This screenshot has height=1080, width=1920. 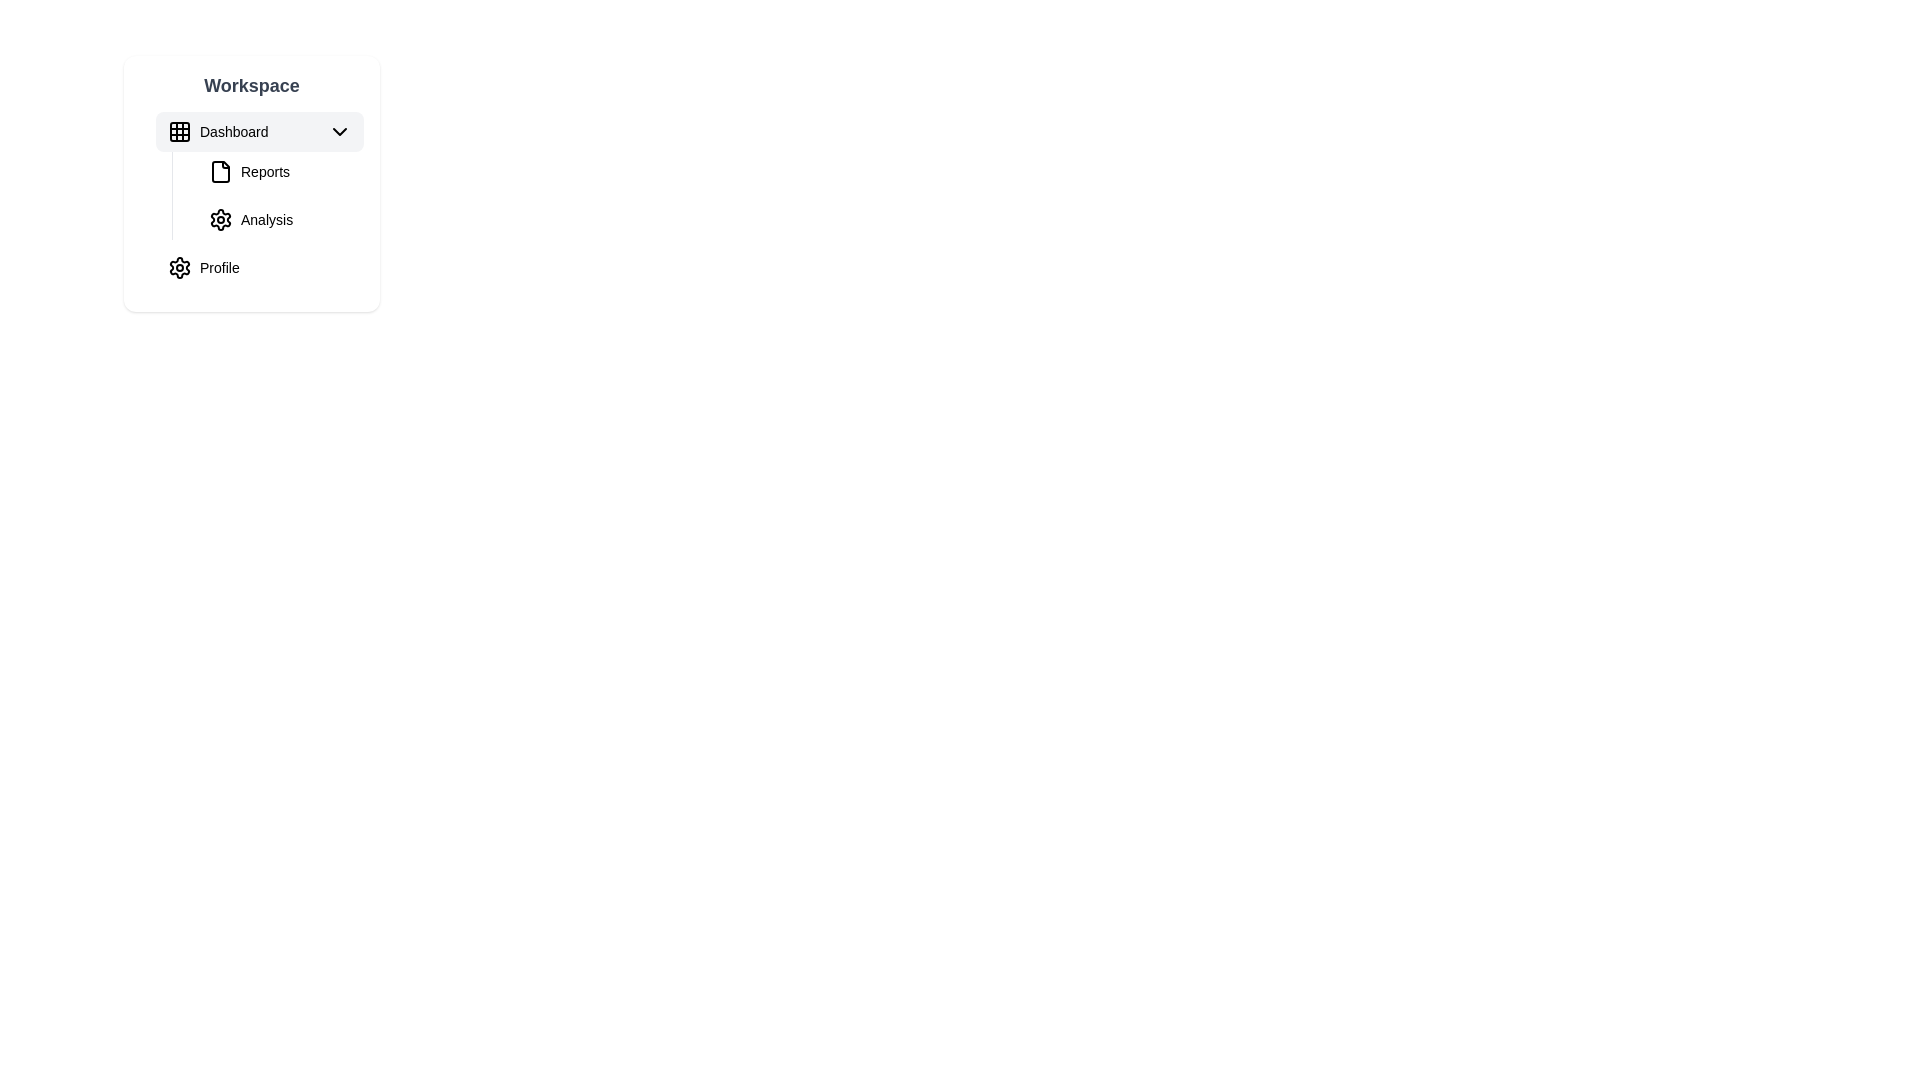 I want to click on the non-interactive text label at the top-center of the card-like section, which describes the content beneath it, so click(x=251, y=84).